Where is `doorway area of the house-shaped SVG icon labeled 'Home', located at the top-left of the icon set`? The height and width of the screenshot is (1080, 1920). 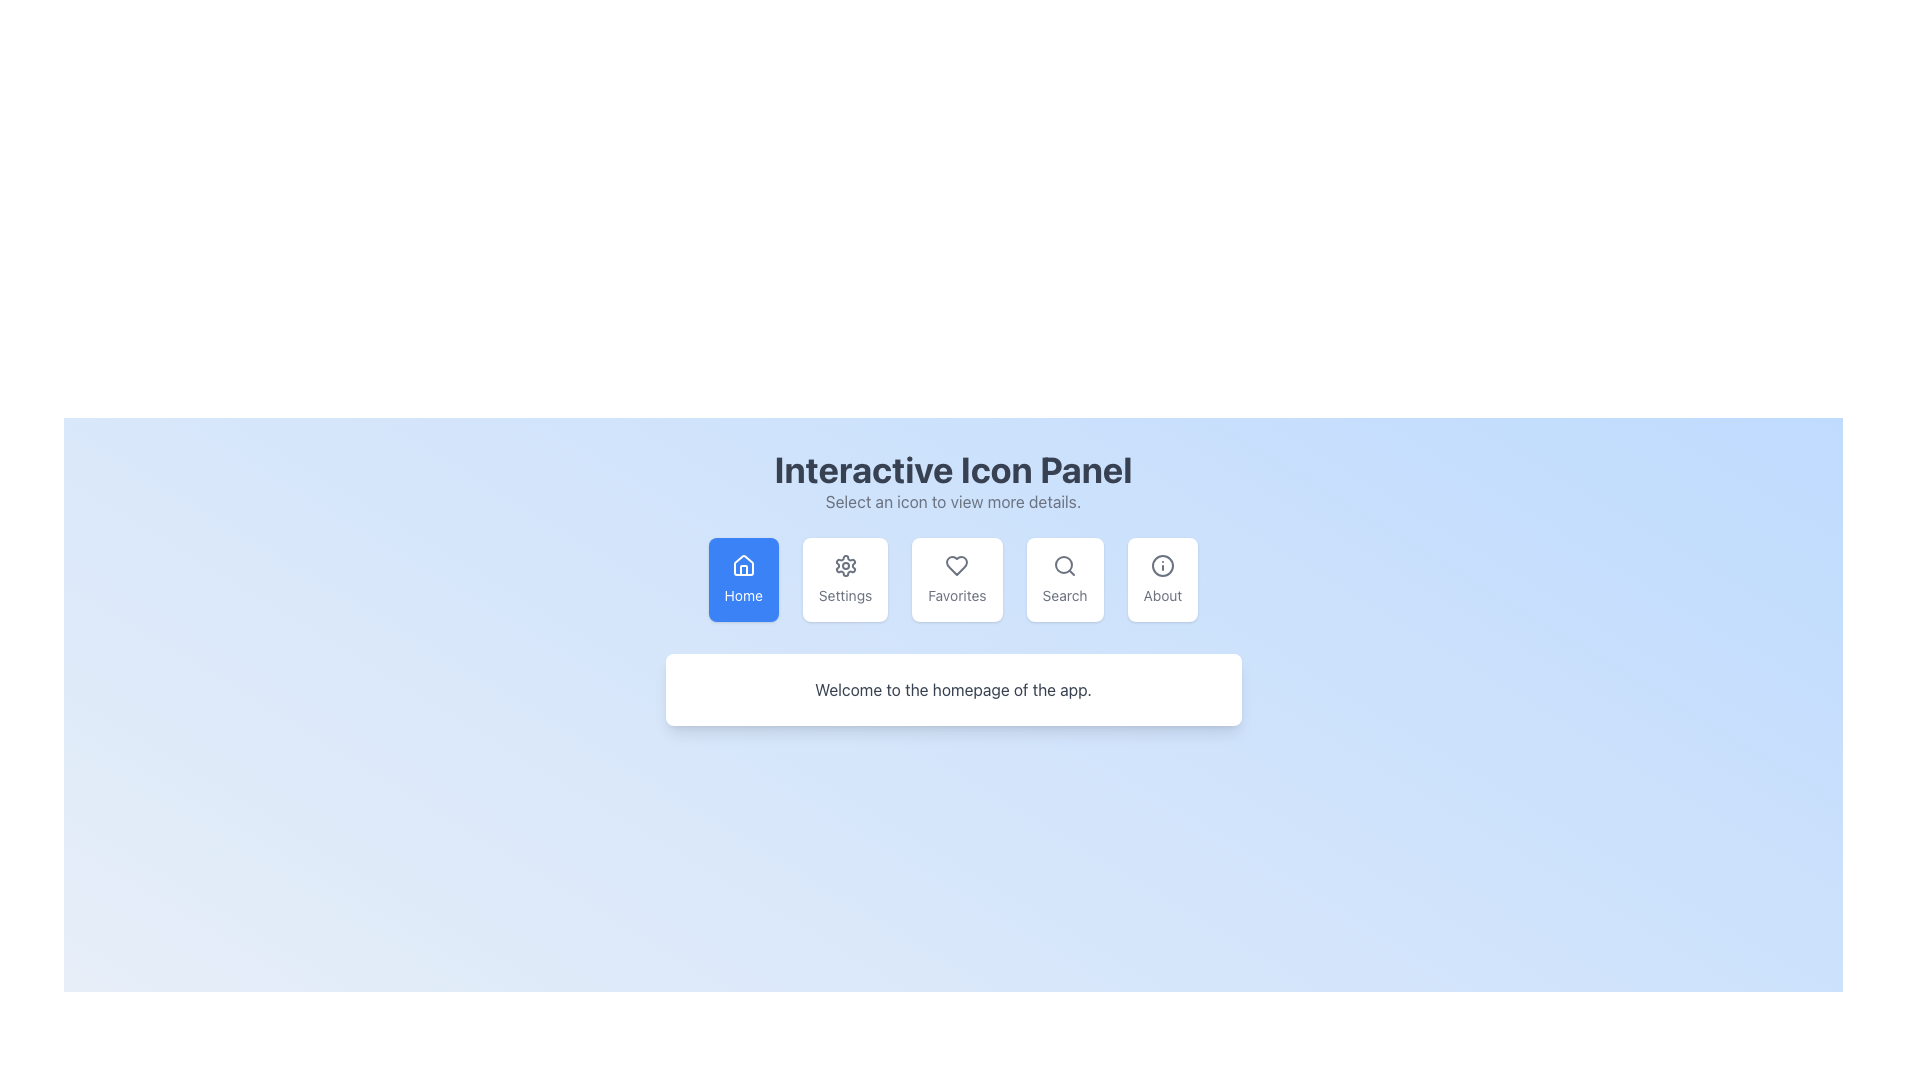
doorway area of the house-shaped SVG icon labeled 'Home', located at the top-left of the icon set is located at coordinates (742, 570).